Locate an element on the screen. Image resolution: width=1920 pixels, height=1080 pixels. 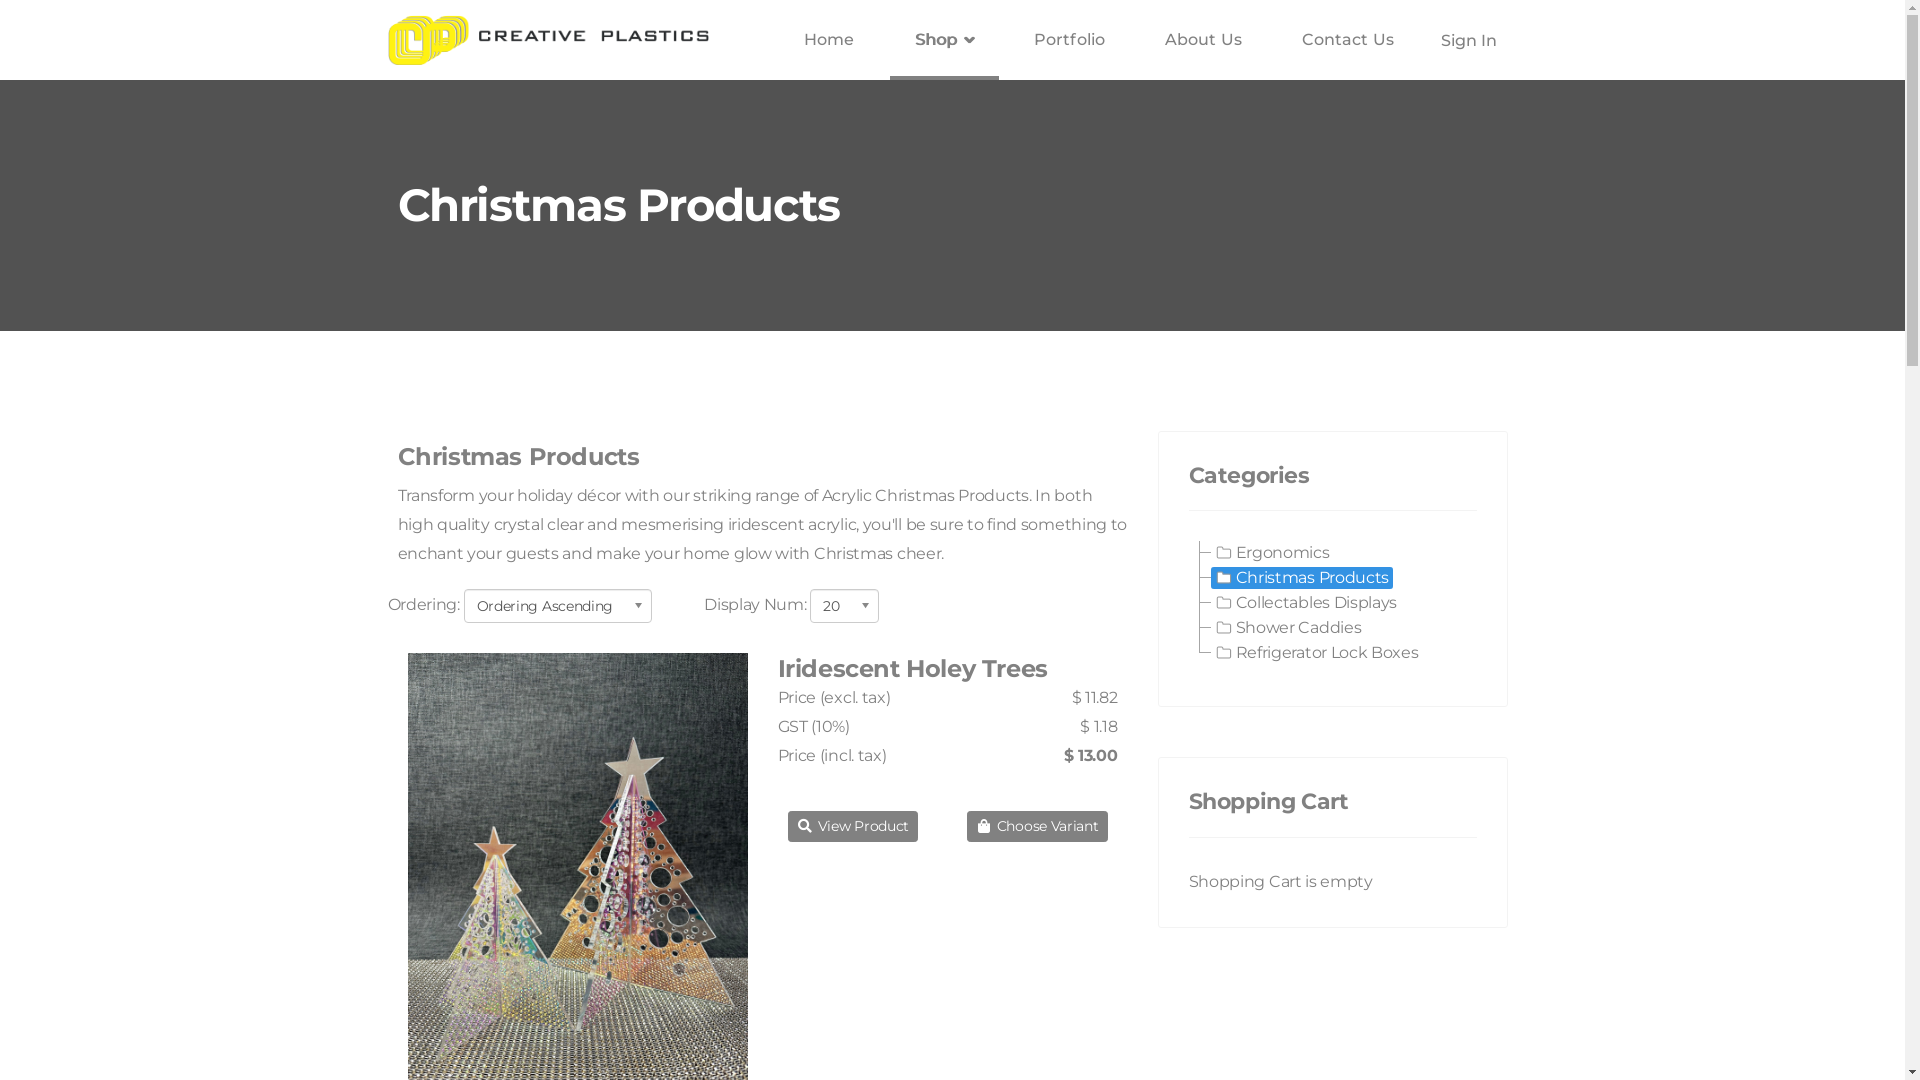
'Contact Us' is located at coordinates (1348, 39).